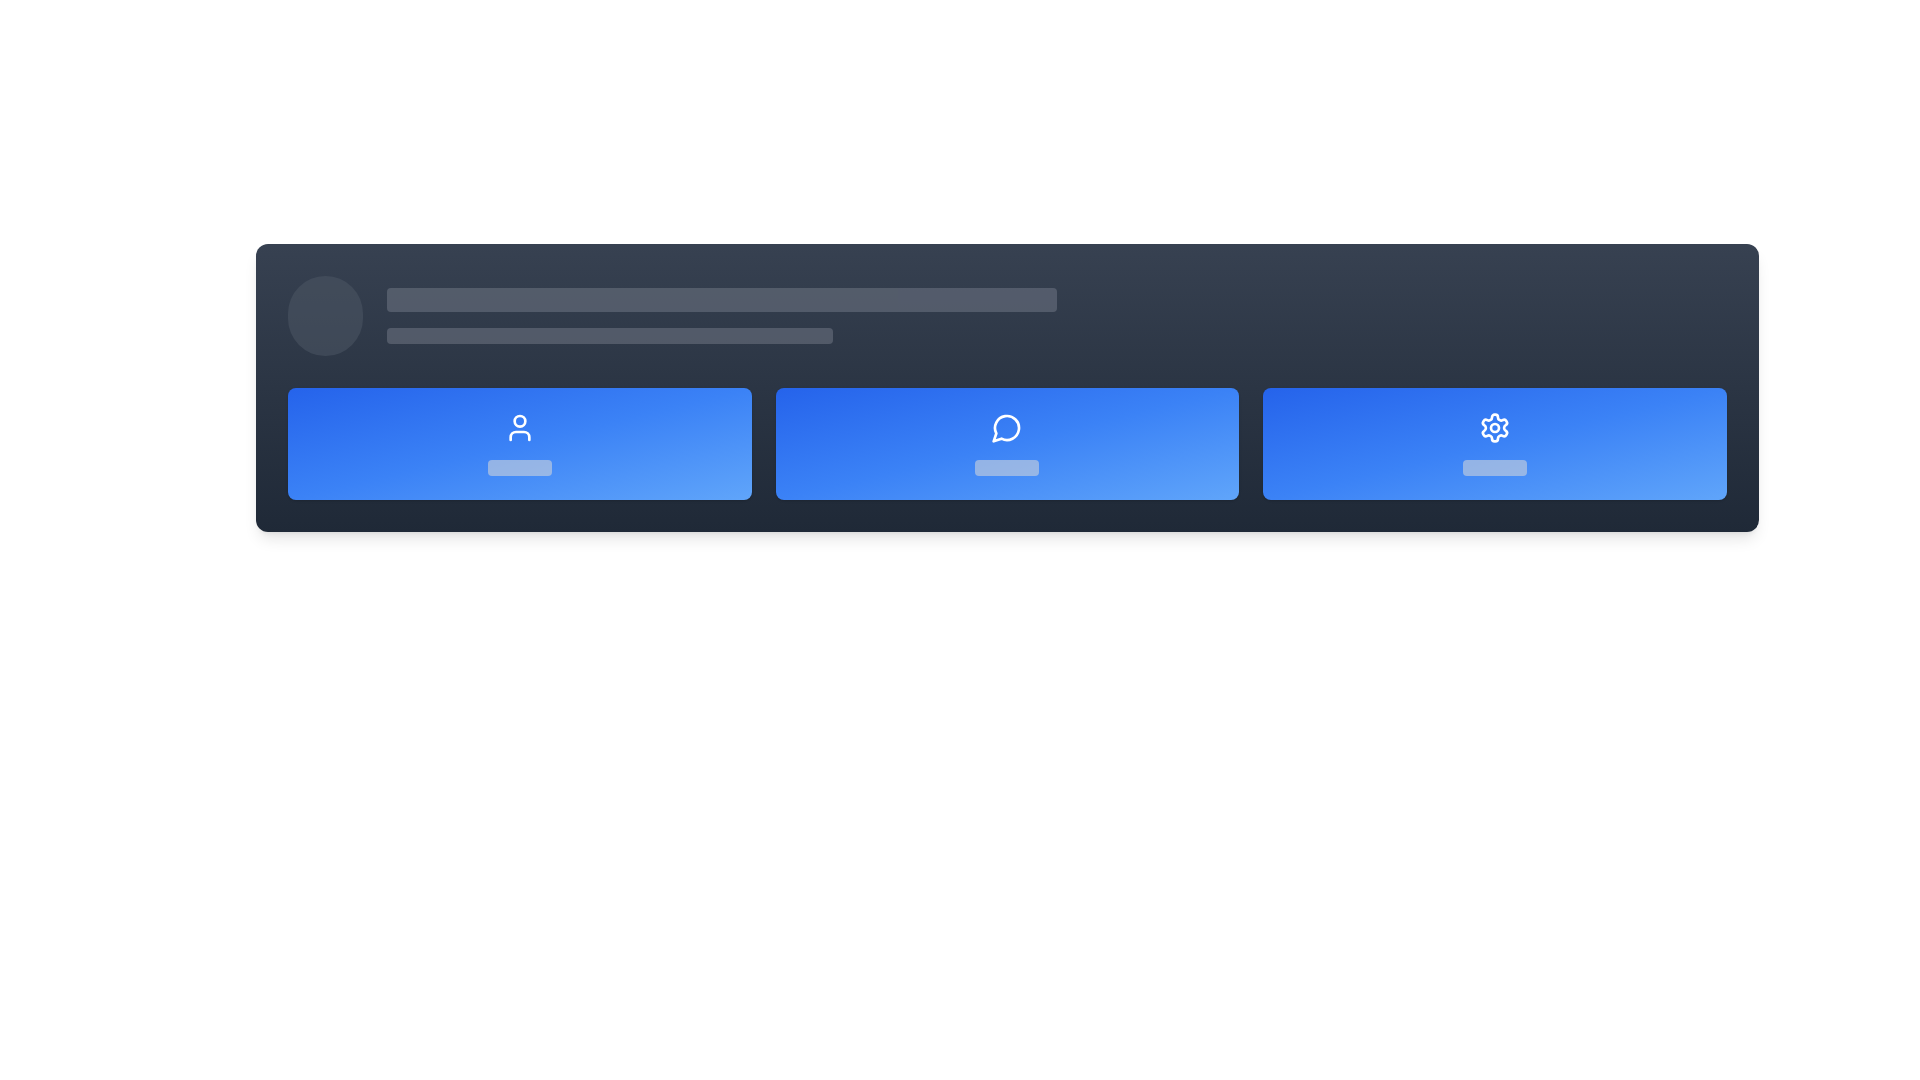  Describe the element at coordinates (1055, 315) in the screenshot. I see `the animation of the placeholder component within the flexbox structure, which consists of two parallel pulse-animated gray bars` at that location.